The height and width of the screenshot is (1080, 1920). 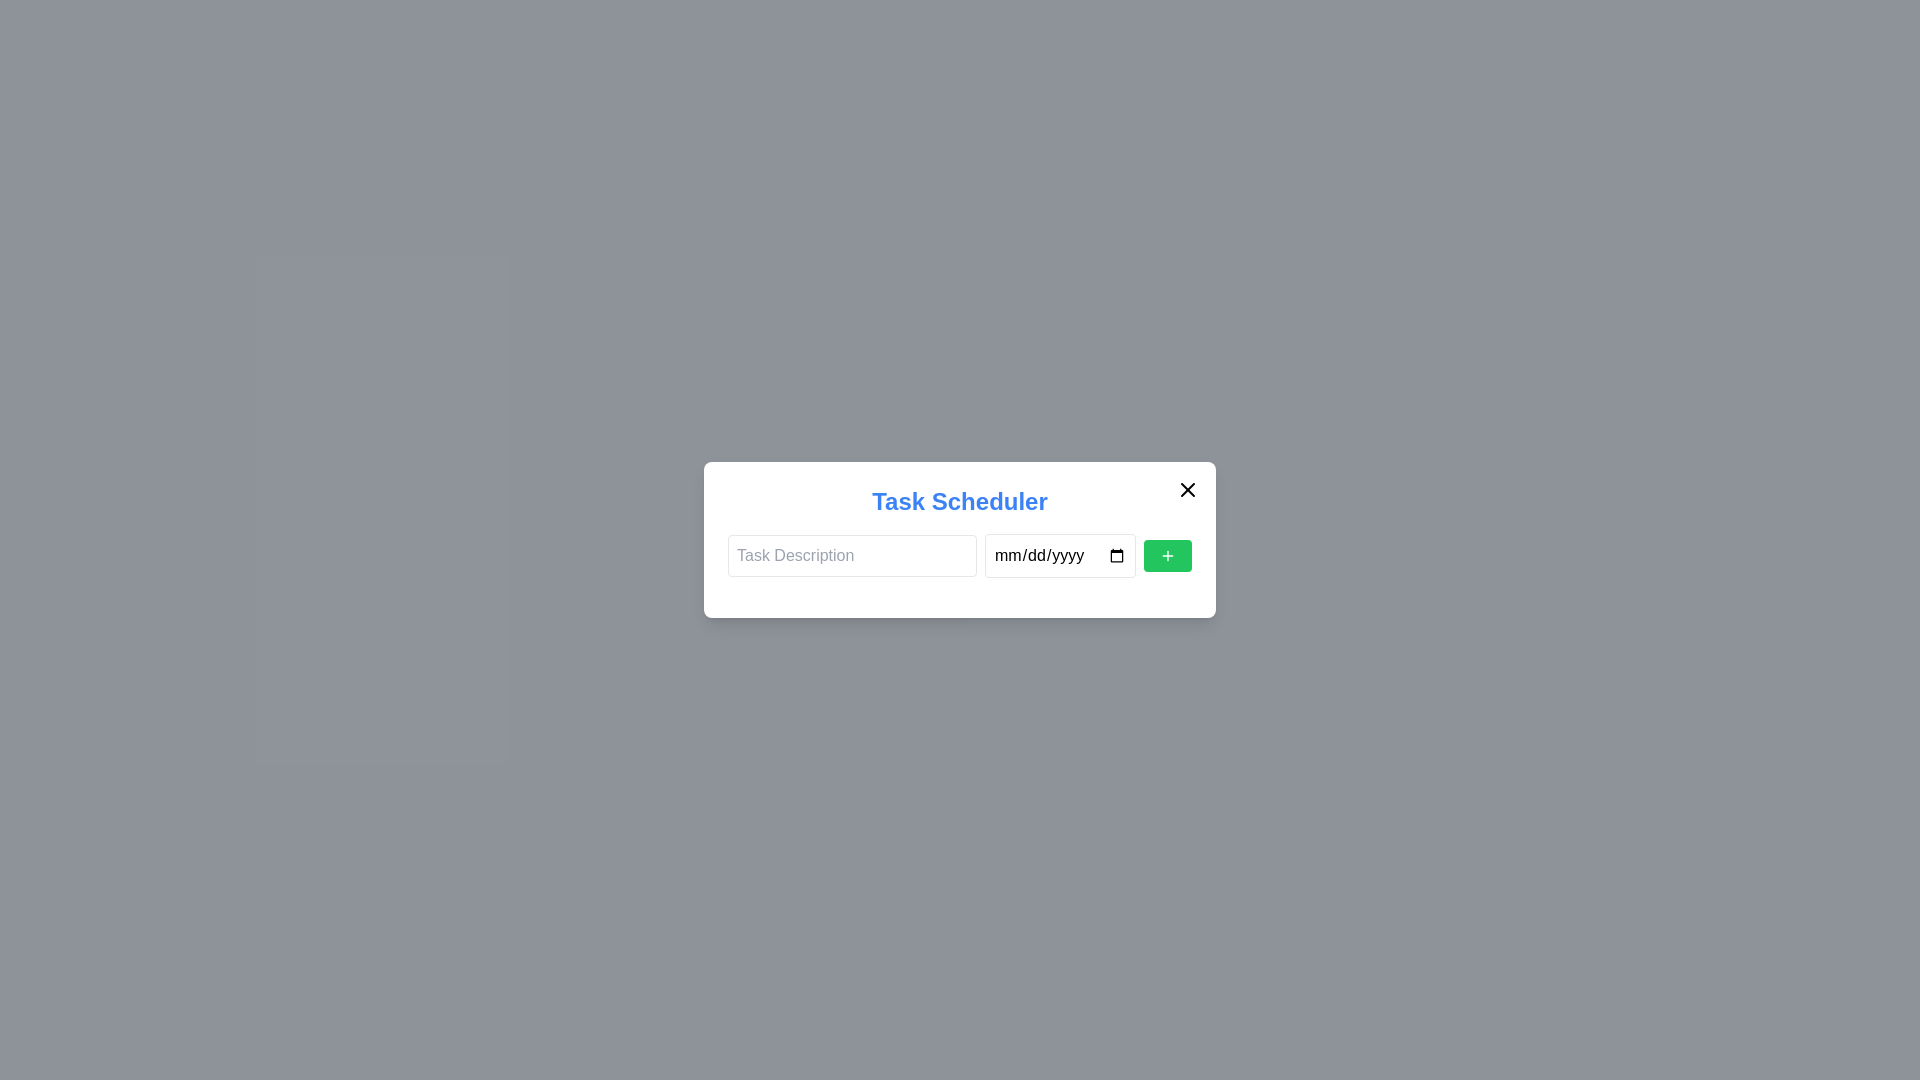 What do you see at coordinates (1167, 555) in the screenshot?
I see `the green button with a '+' symbol located at the far-right of the row in the 'Task Scheduler' modal` at bounding box center [1167, 555].